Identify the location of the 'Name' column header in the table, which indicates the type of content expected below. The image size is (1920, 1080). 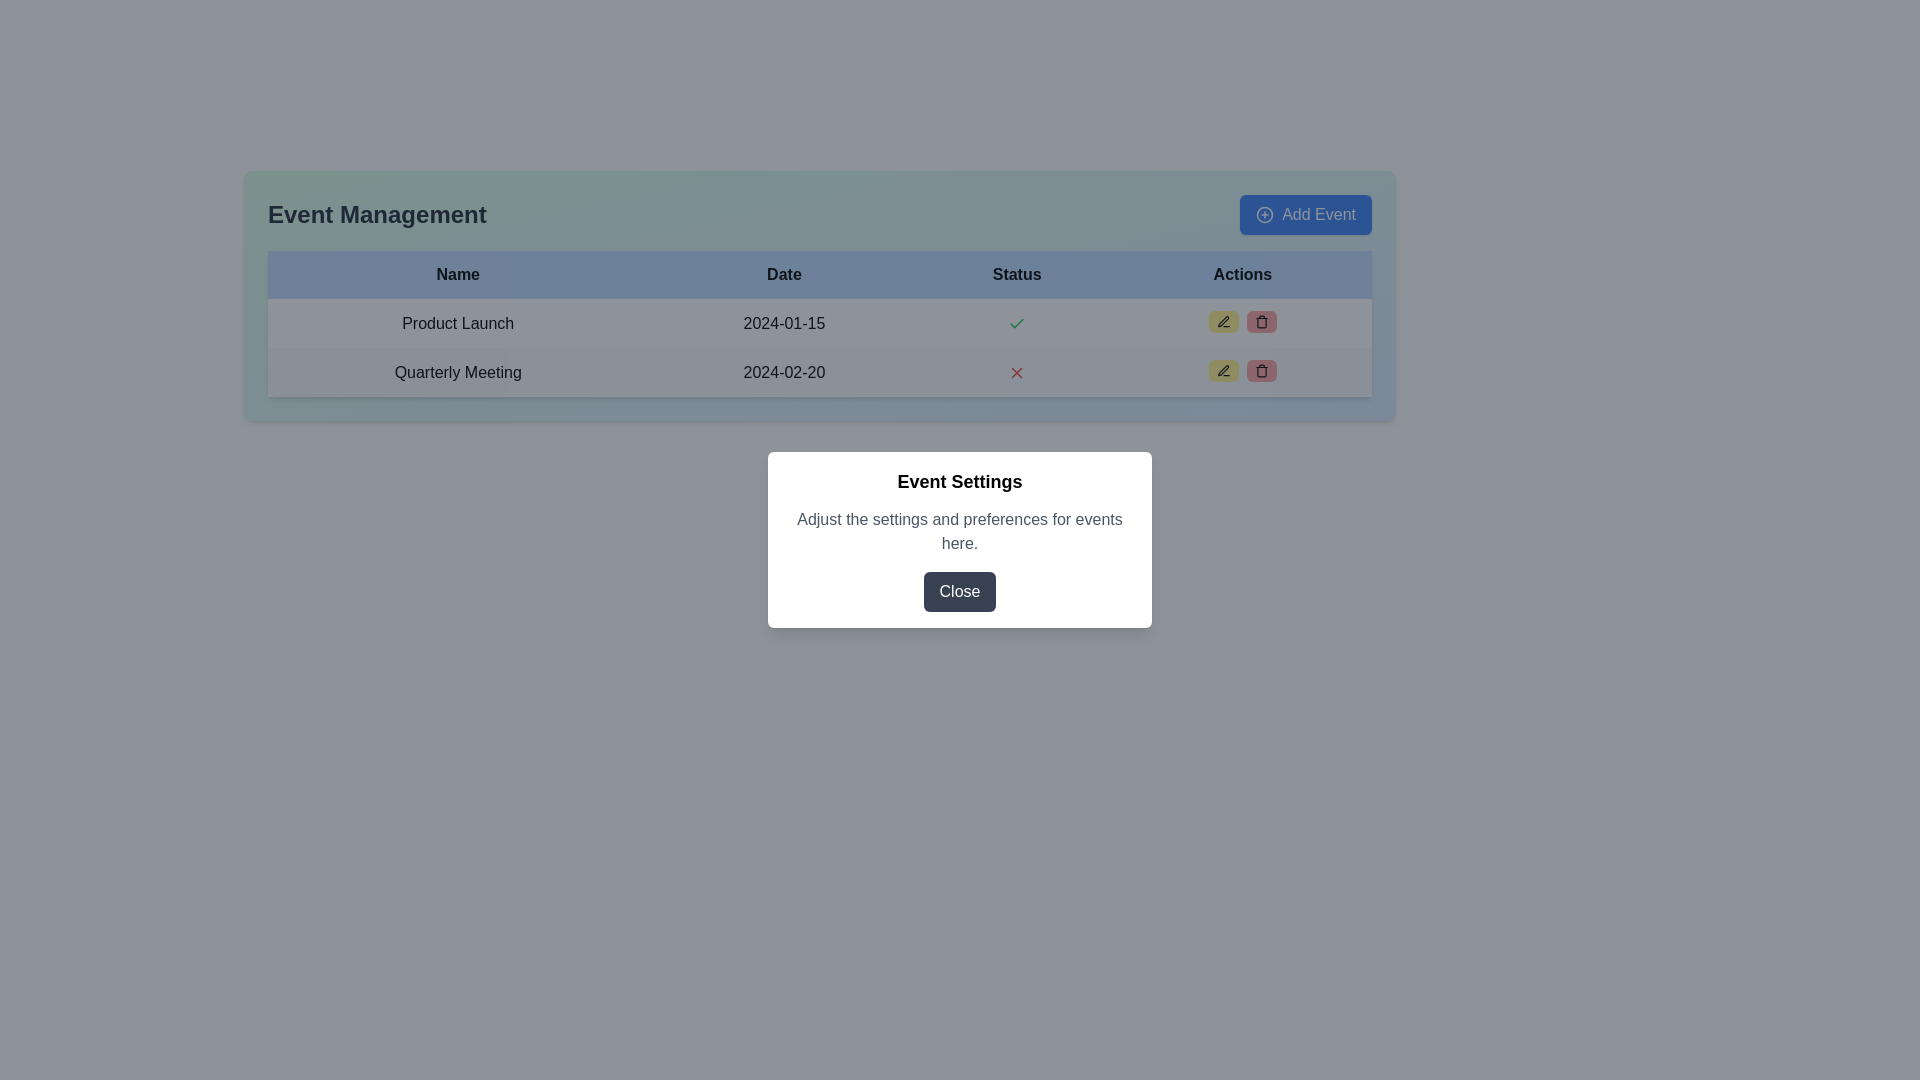
(457, 274).